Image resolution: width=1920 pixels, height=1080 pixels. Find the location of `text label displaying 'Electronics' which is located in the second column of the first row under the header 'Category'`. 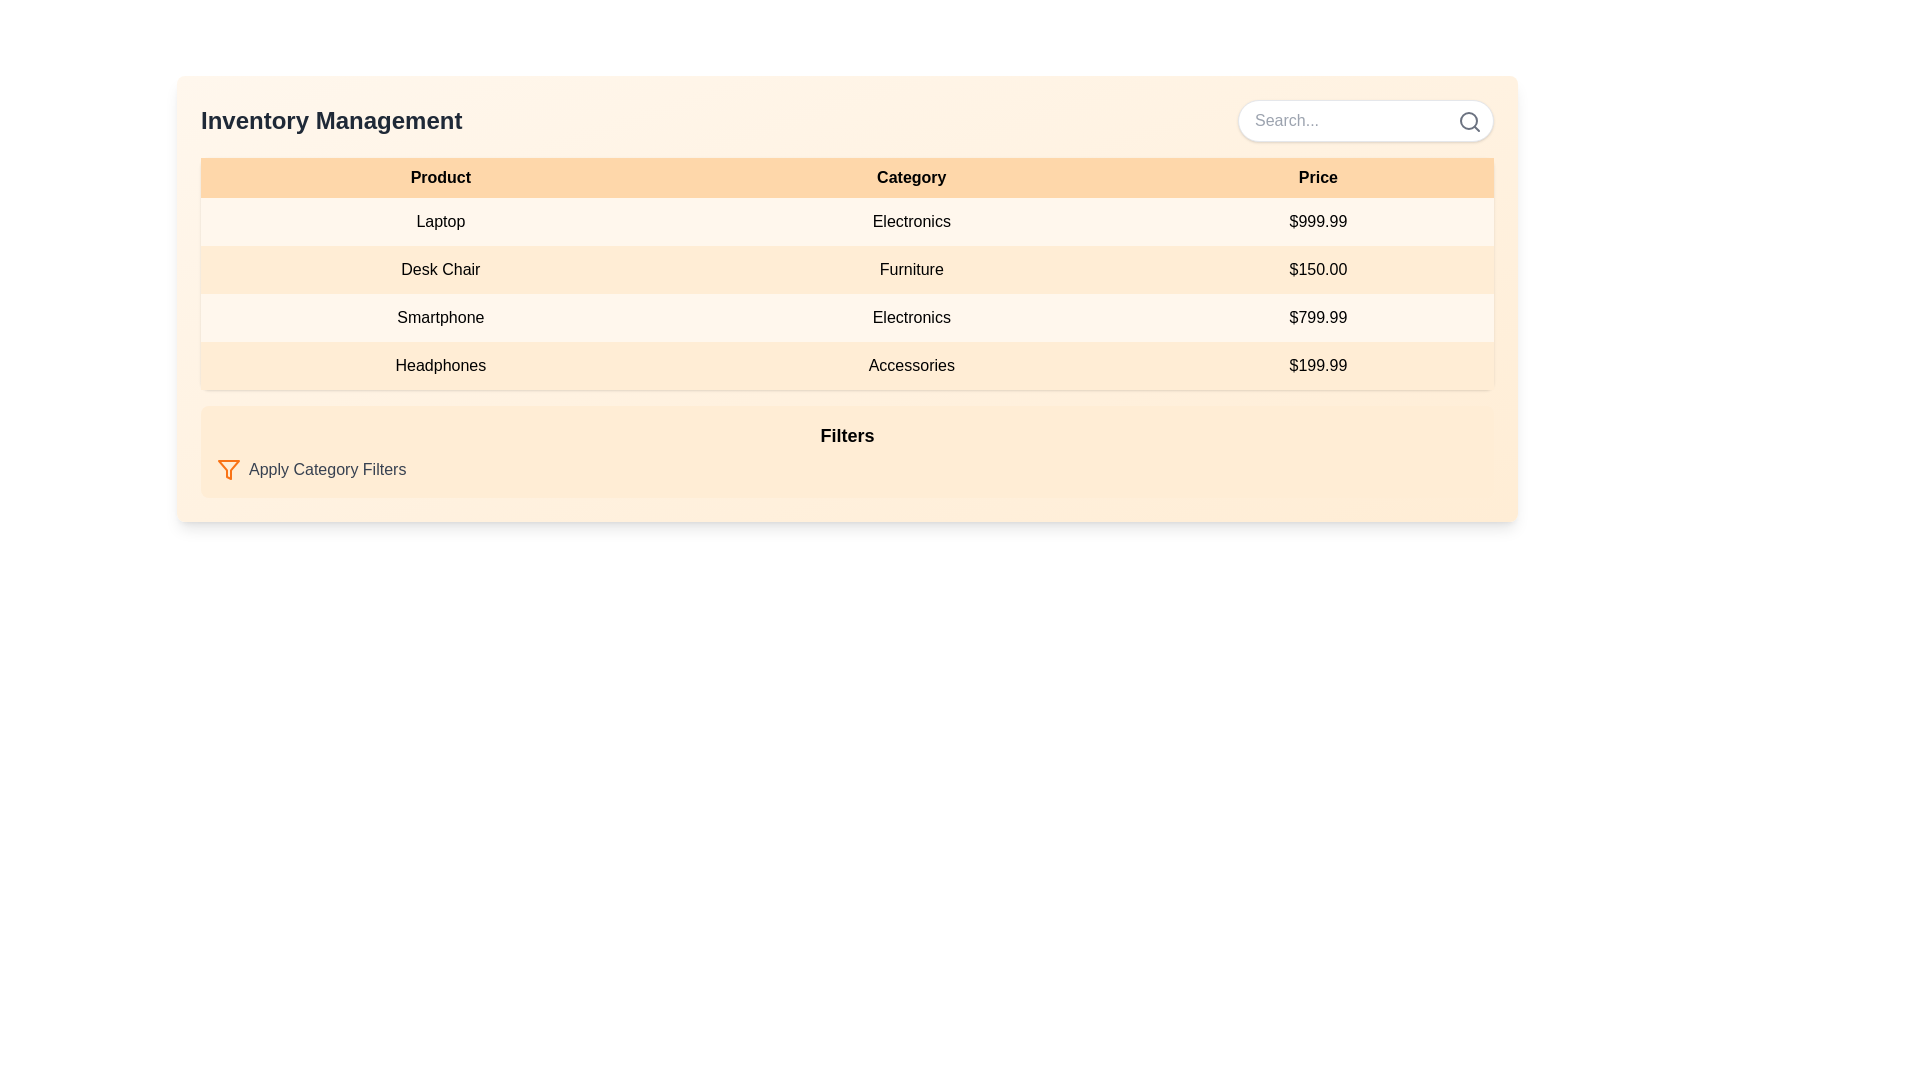

text label displaying 'Electronics' which is located in the second column of the first row under the header 'Category' is located at coordinates (910, 222).